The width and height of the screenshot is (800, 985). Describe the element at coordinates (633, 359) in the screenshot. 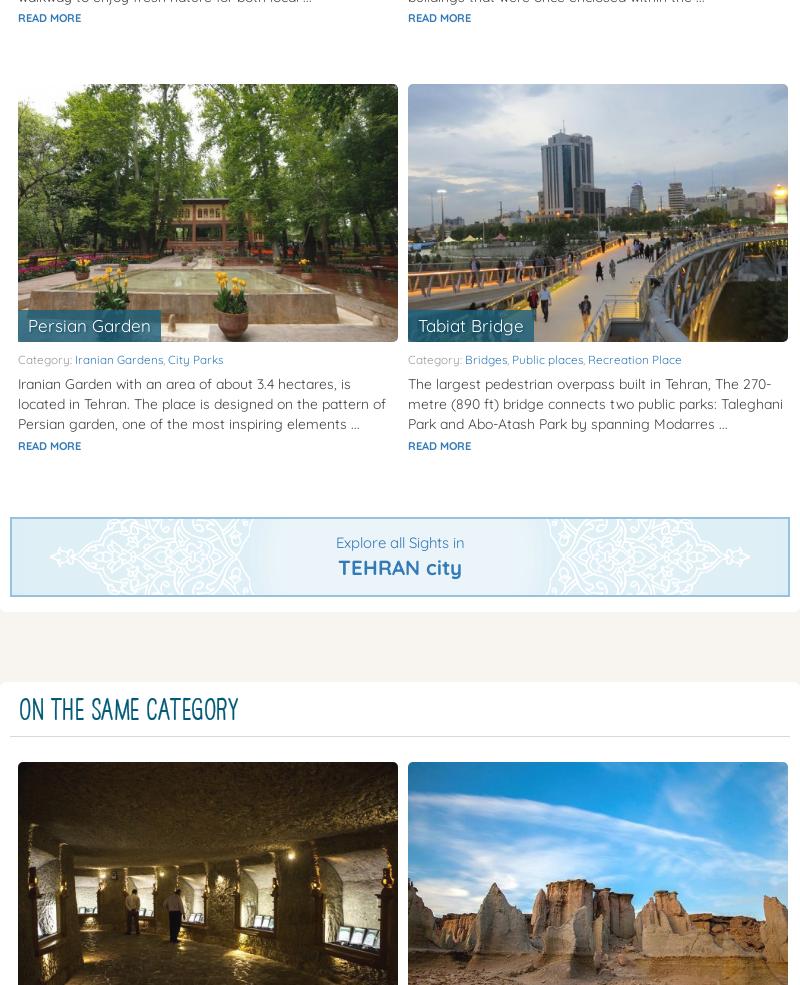

I see `'Recreation Place'` at that location.